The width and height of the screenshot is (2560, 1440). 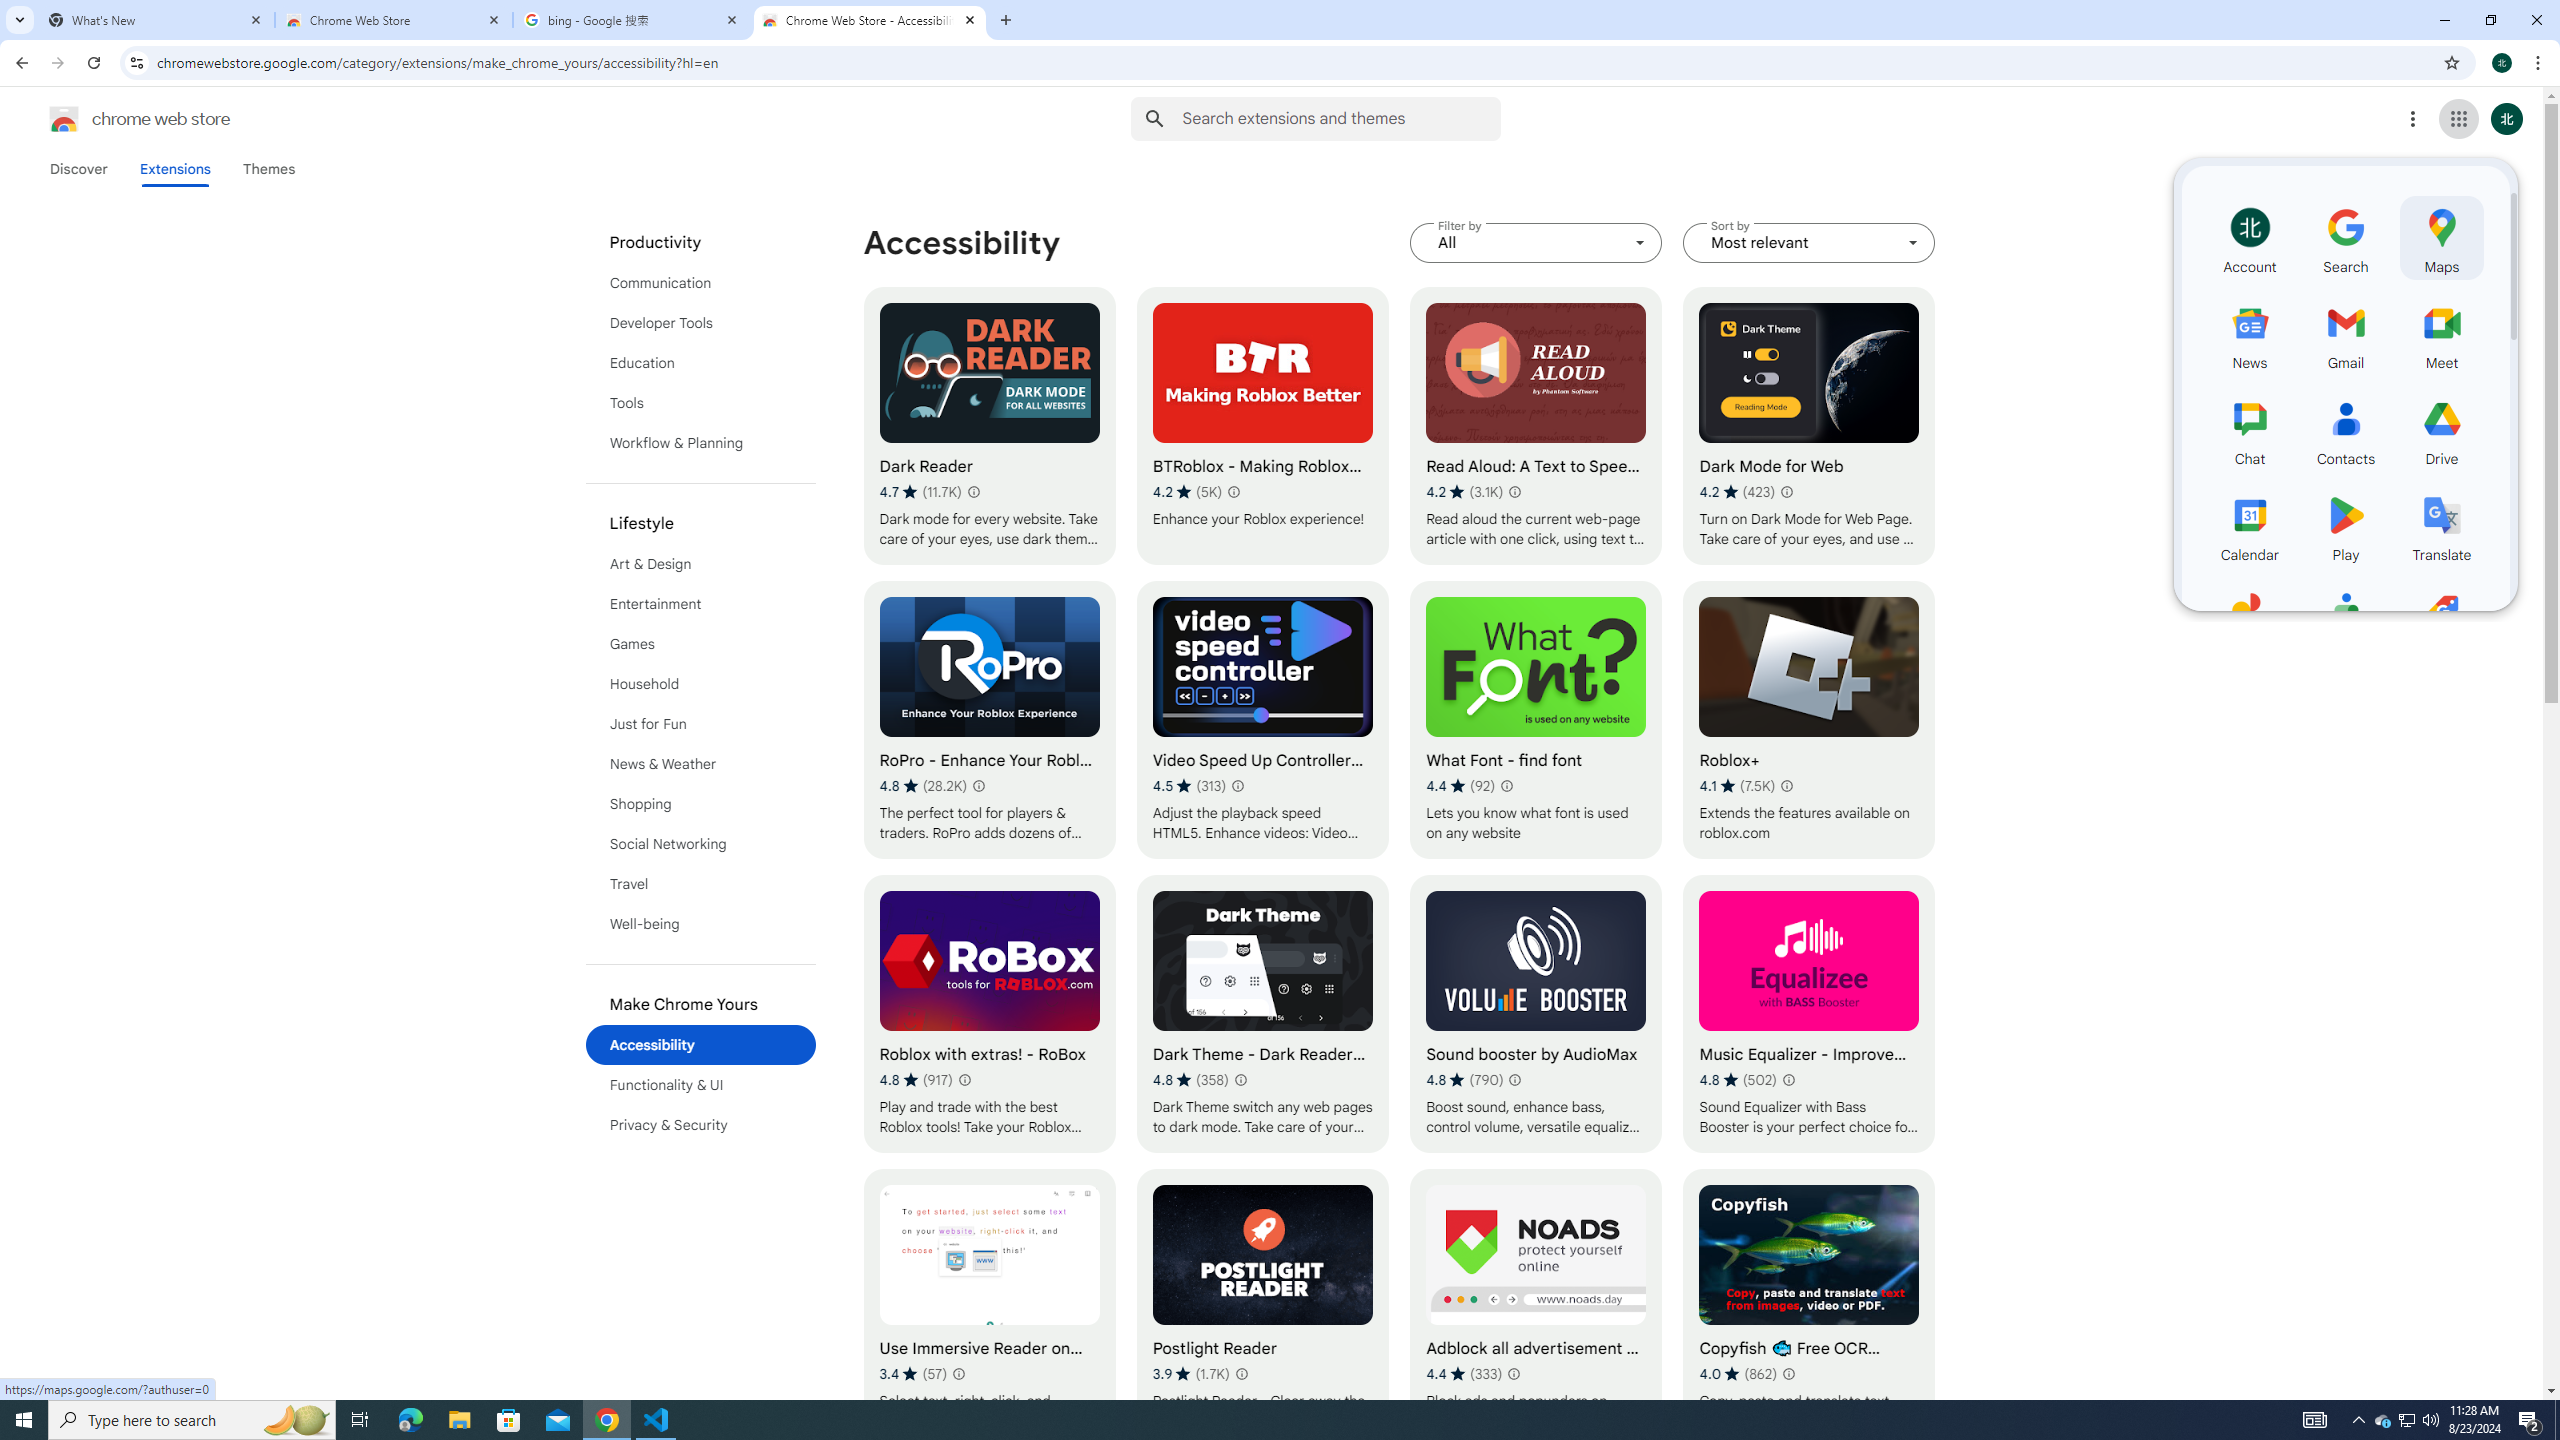 I want to click on 'Sound booster by AudioMax', so click(x=1536, y=1014).